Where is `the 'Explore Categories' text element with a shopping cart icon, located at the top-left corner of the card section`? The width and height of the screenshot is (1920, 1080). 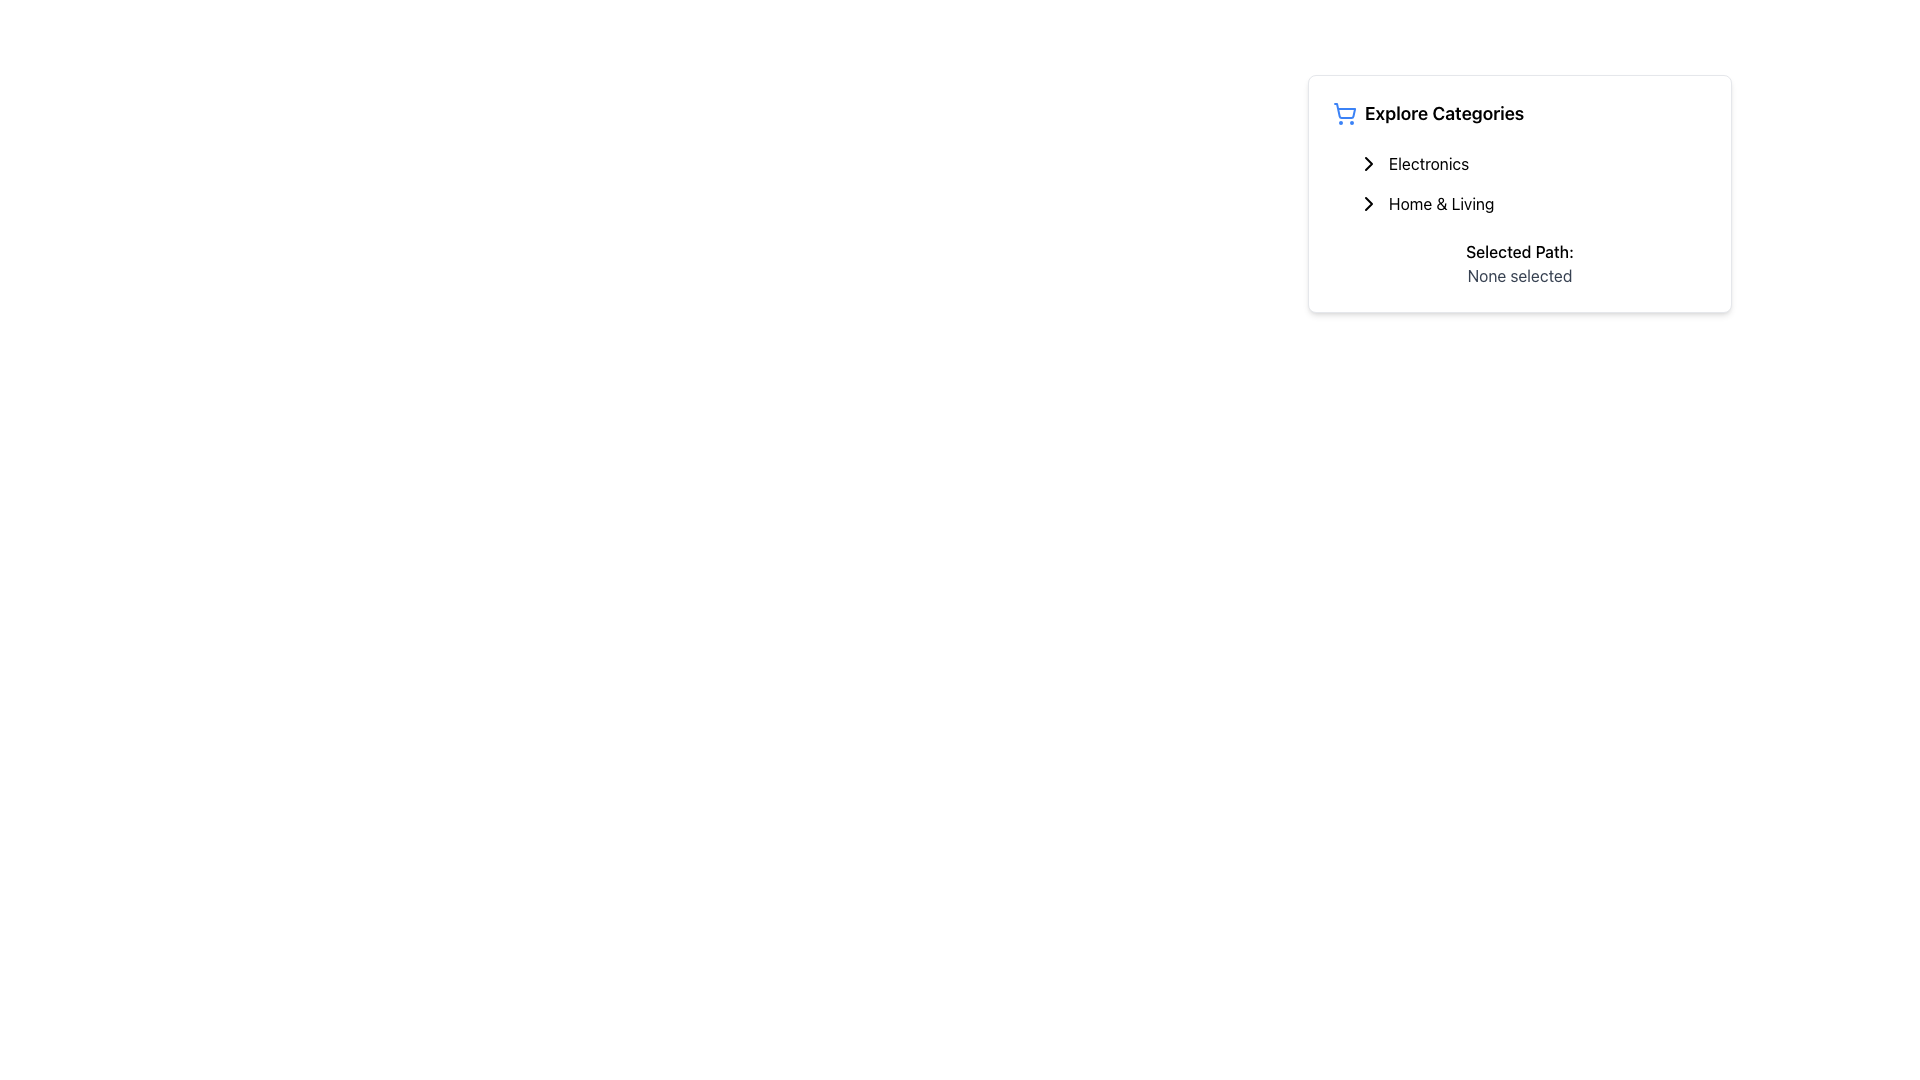
the 'Explore Categories' text element with a shopping cart icon, located at the top-left corner of the card section is located at coordinates (1520, 114).